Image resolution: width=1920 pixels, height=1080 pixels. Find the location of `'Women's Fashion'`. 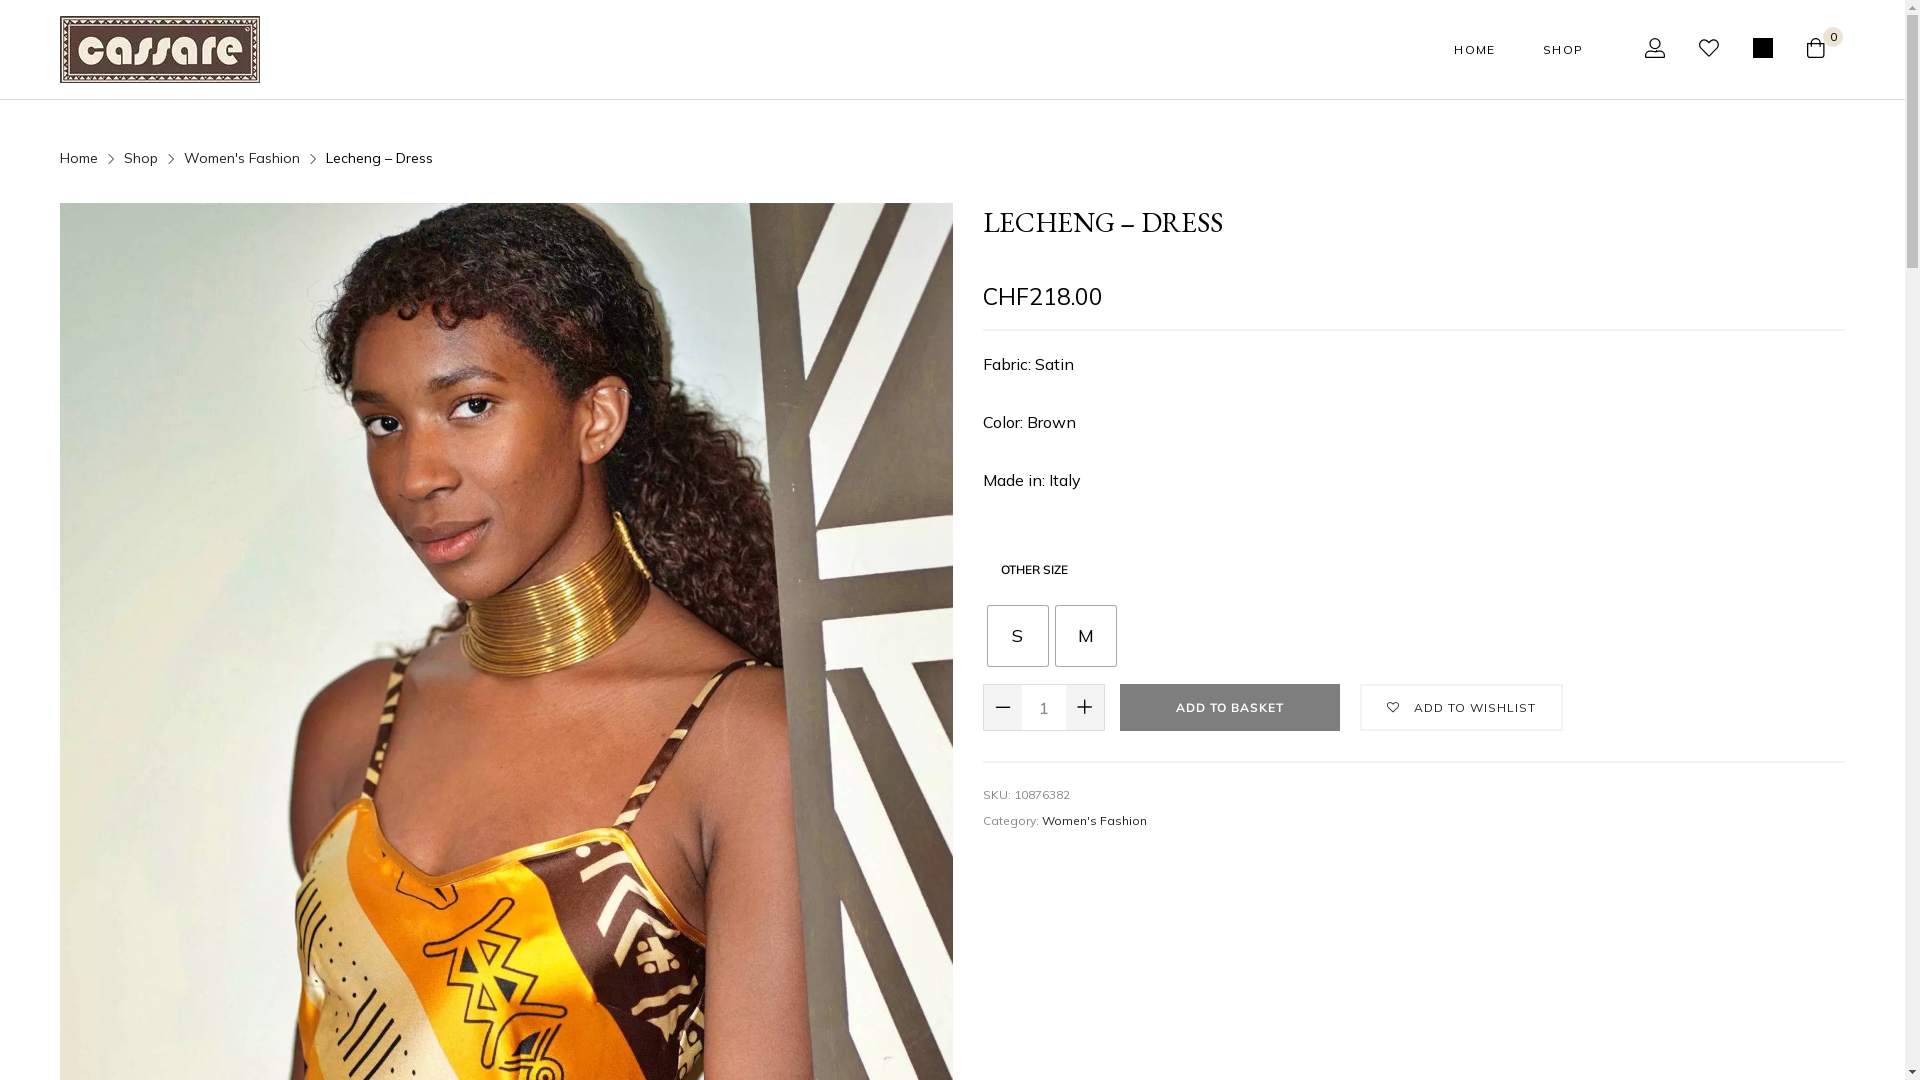

'Women's Fashion' is located at coordinates (240, 157).